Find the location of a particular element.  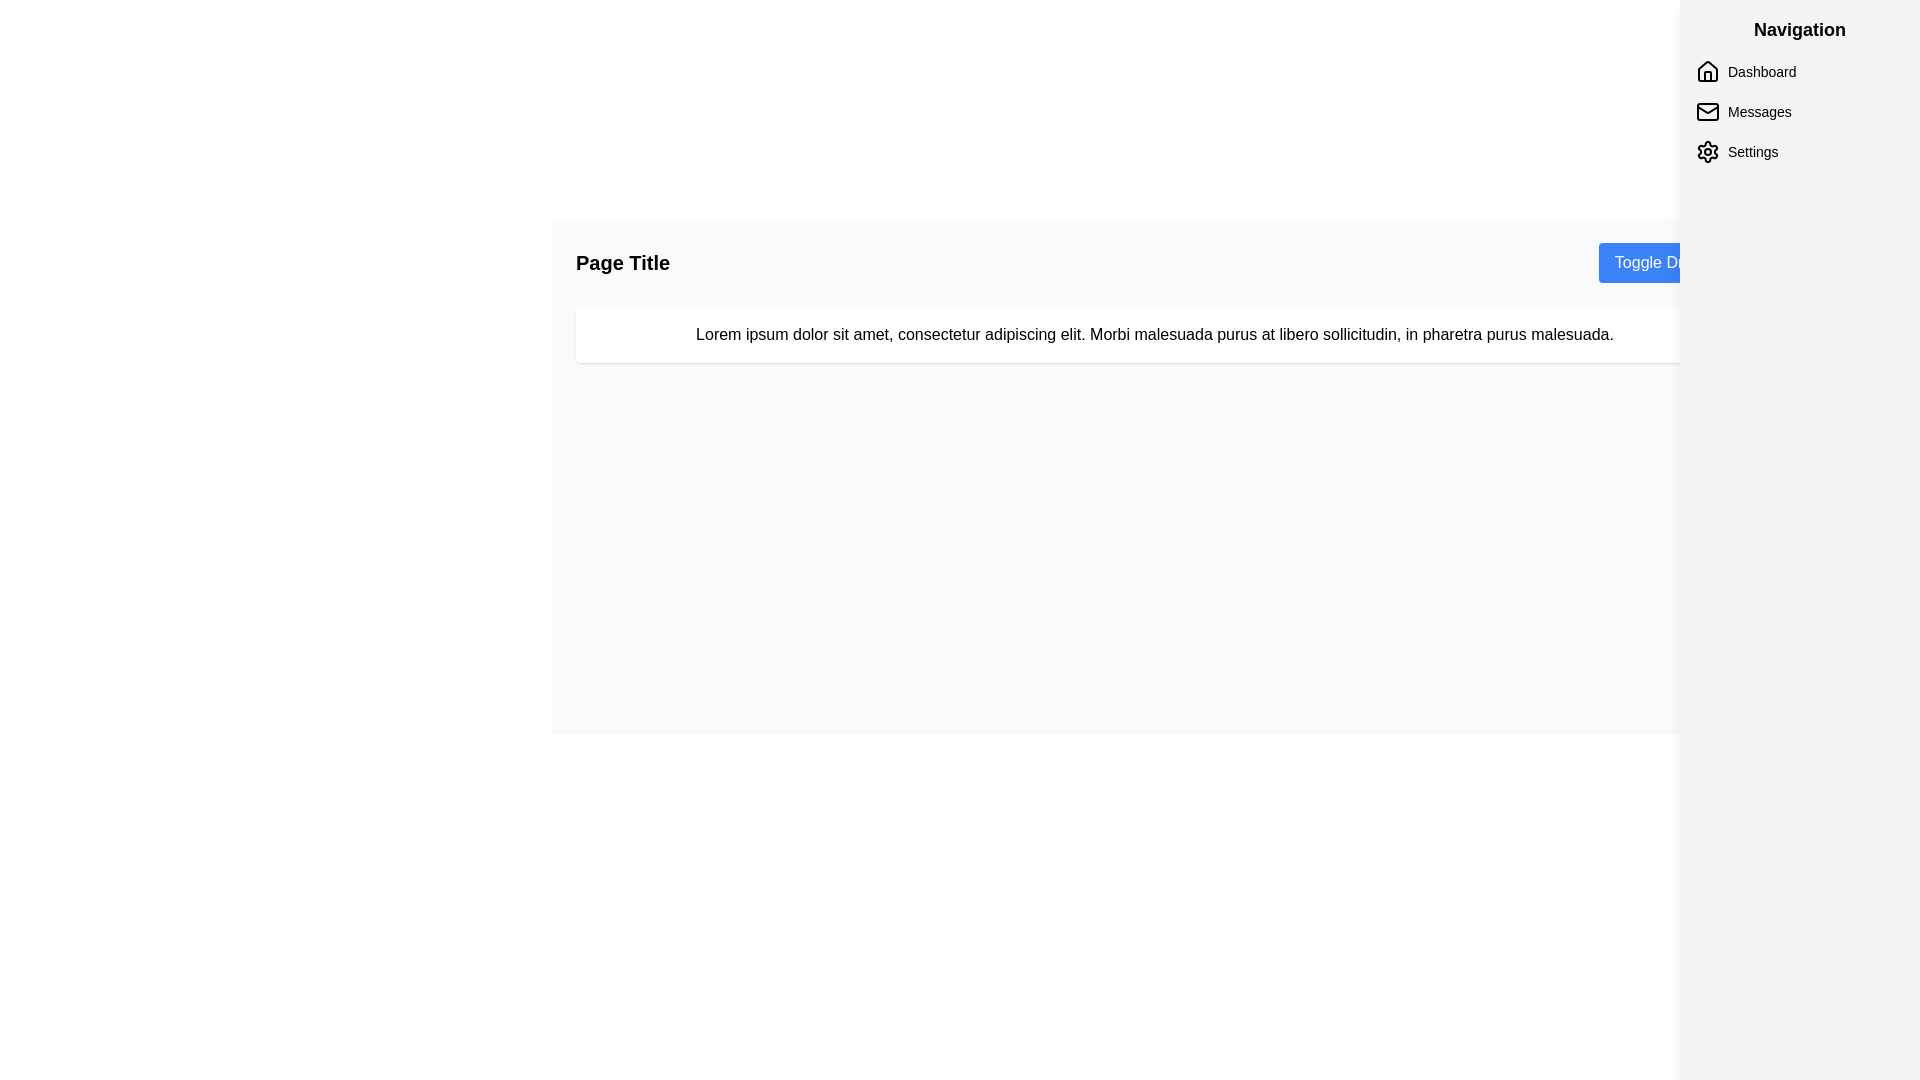

the static text label at the top of the sidebar menu, which indicates the purpose of the navigation panel is located at coordinates (1800, 30).